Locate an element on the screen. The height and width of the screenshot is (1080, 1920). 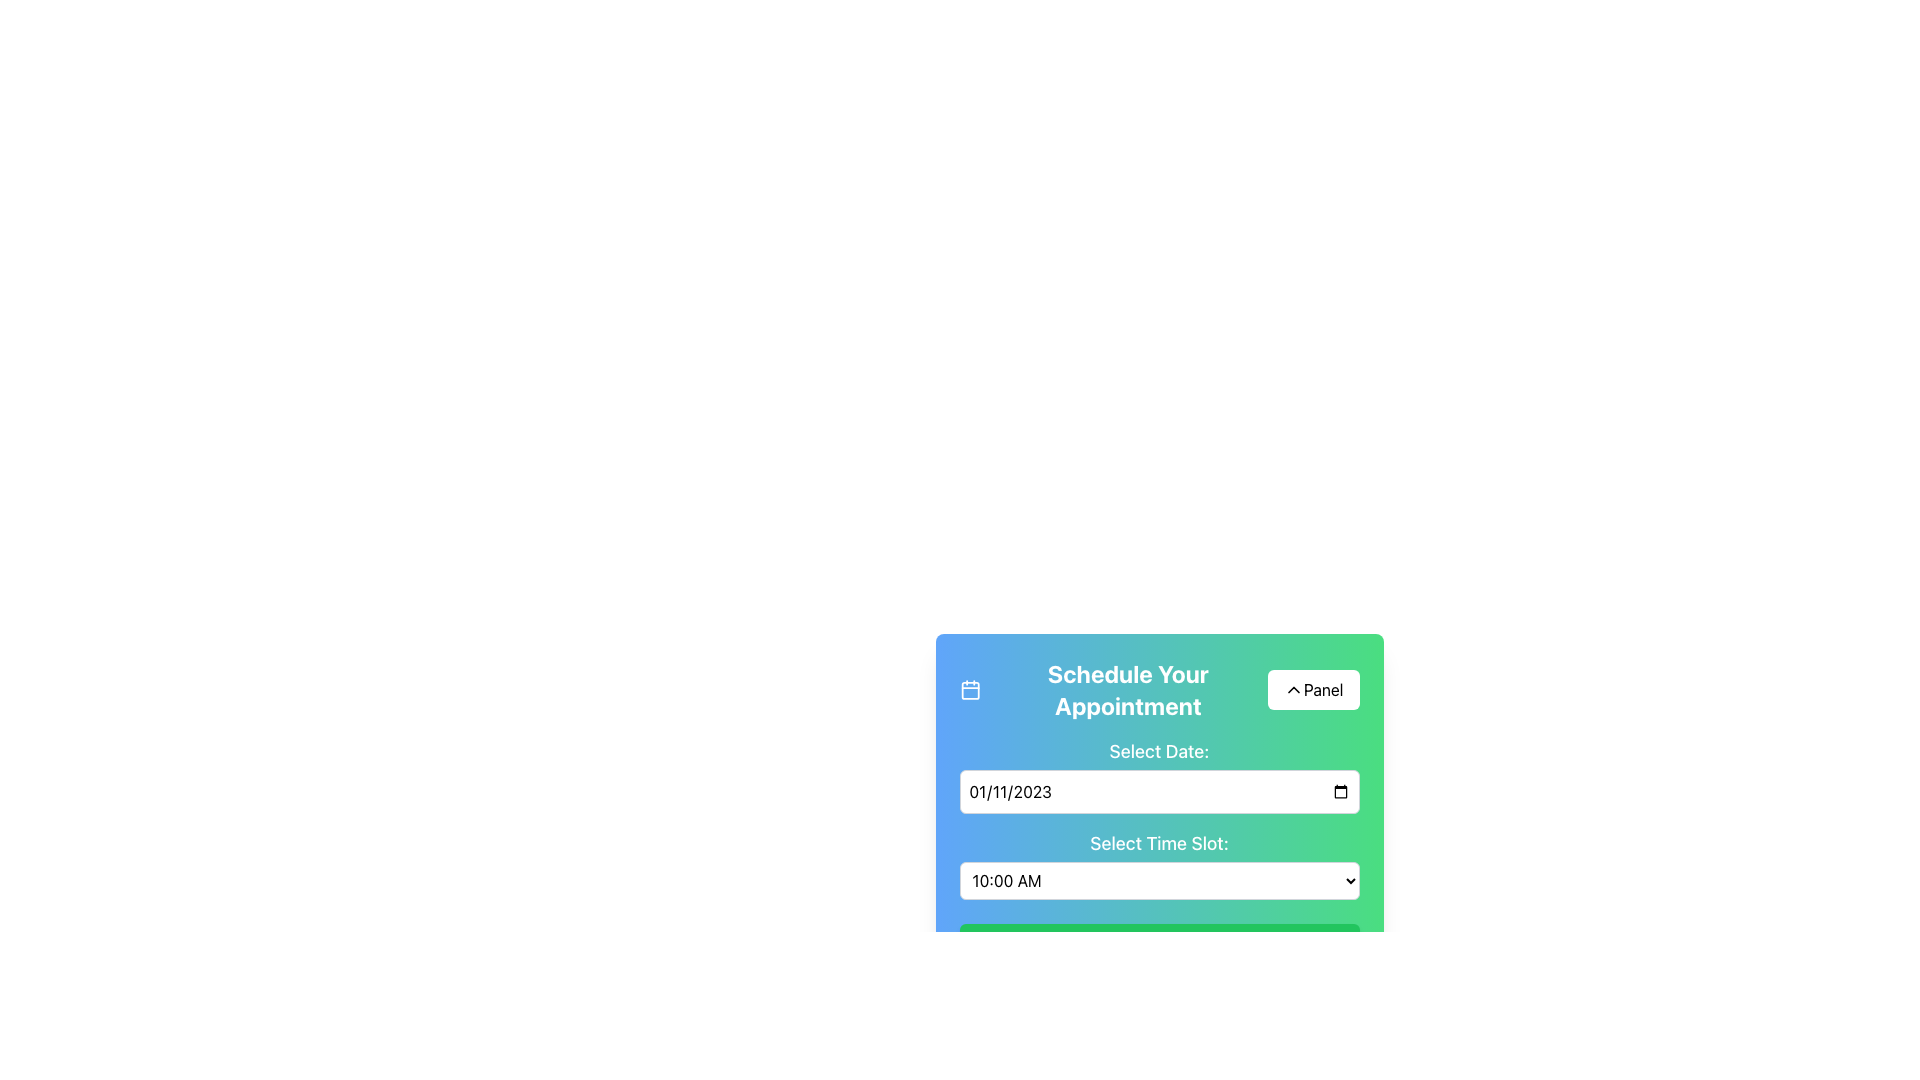
the composite UI block consisting of a heading and an interactive button is located at coordinates (1159, 689).